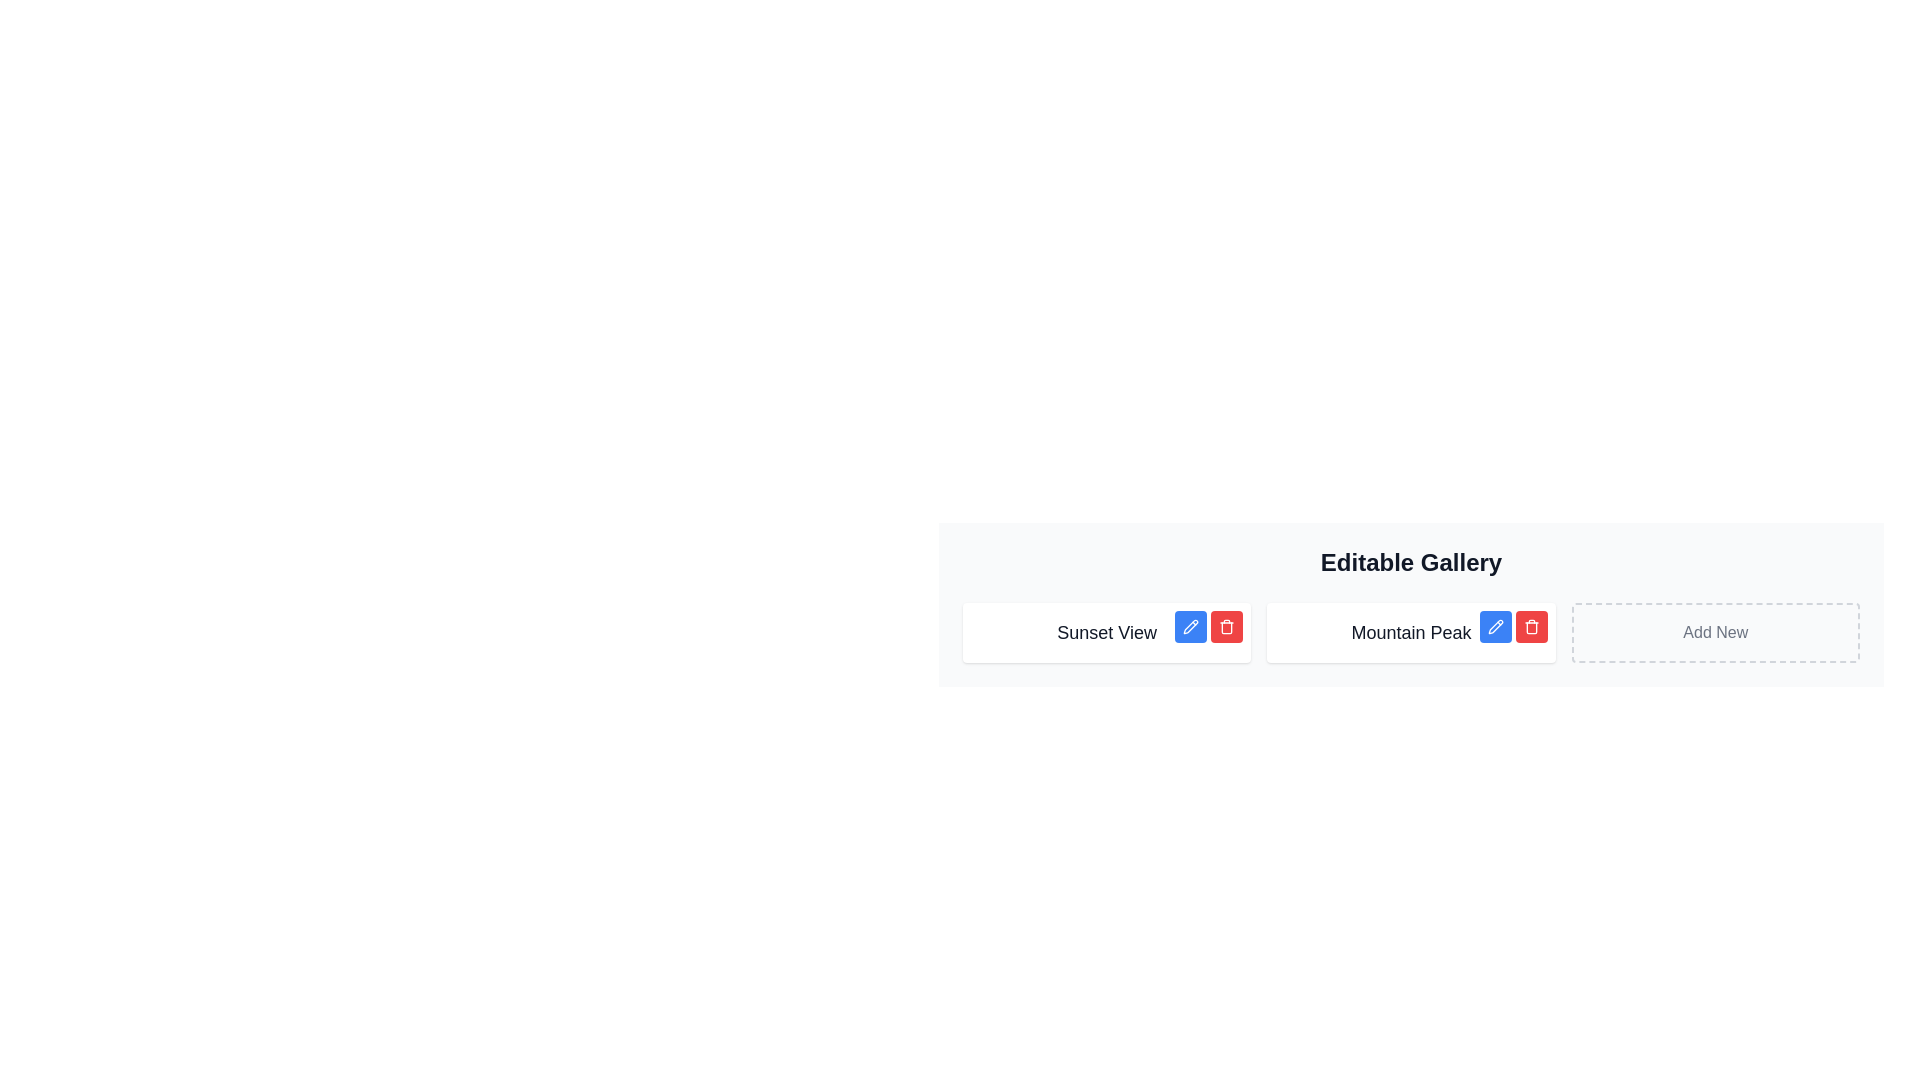  What do you see at coordinates (1513, 626) in the screenshot?
I see `the red delete button located in the top-right corner of the 'Mountain Peak' card, which is represented by a trash symbol on a red background` at bounding box center [1513, 626].